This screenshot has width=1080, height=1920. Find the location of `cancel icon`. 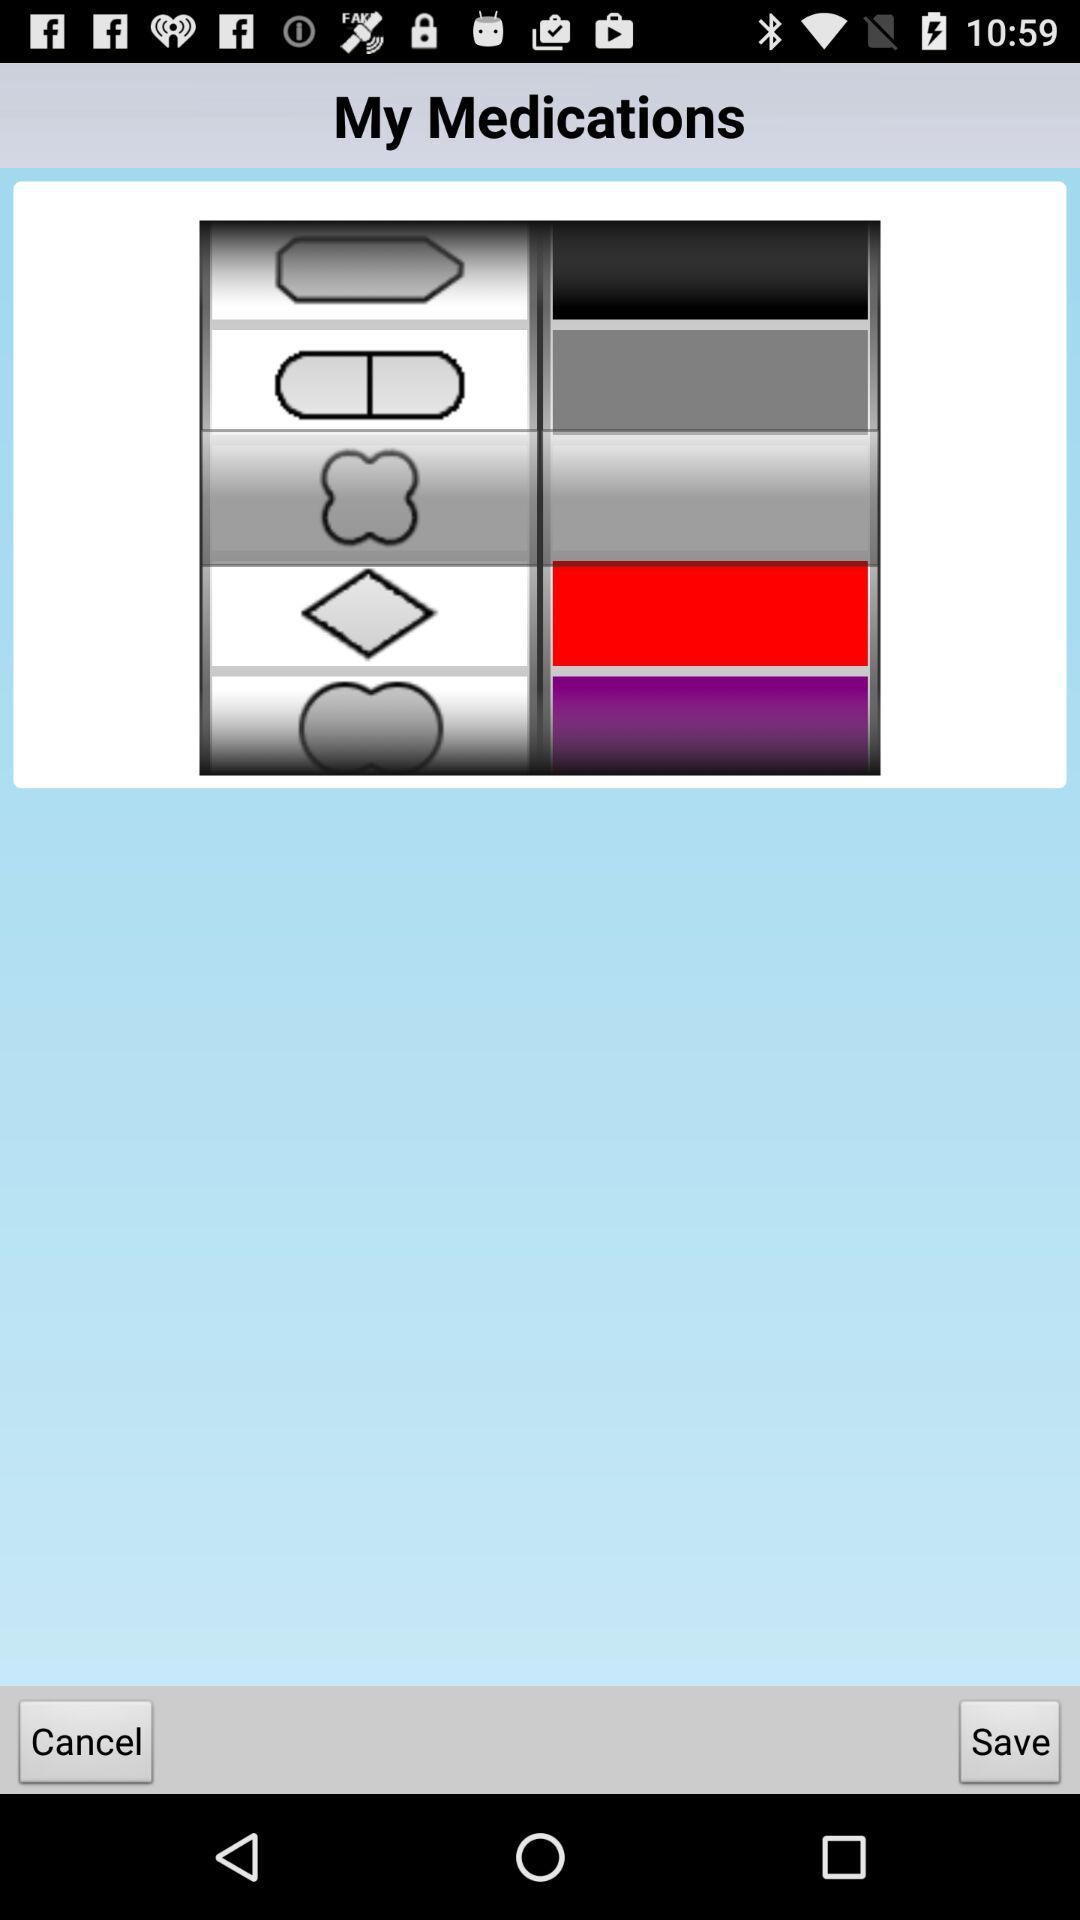

cancel icon is located at coordinates (85, 1745).